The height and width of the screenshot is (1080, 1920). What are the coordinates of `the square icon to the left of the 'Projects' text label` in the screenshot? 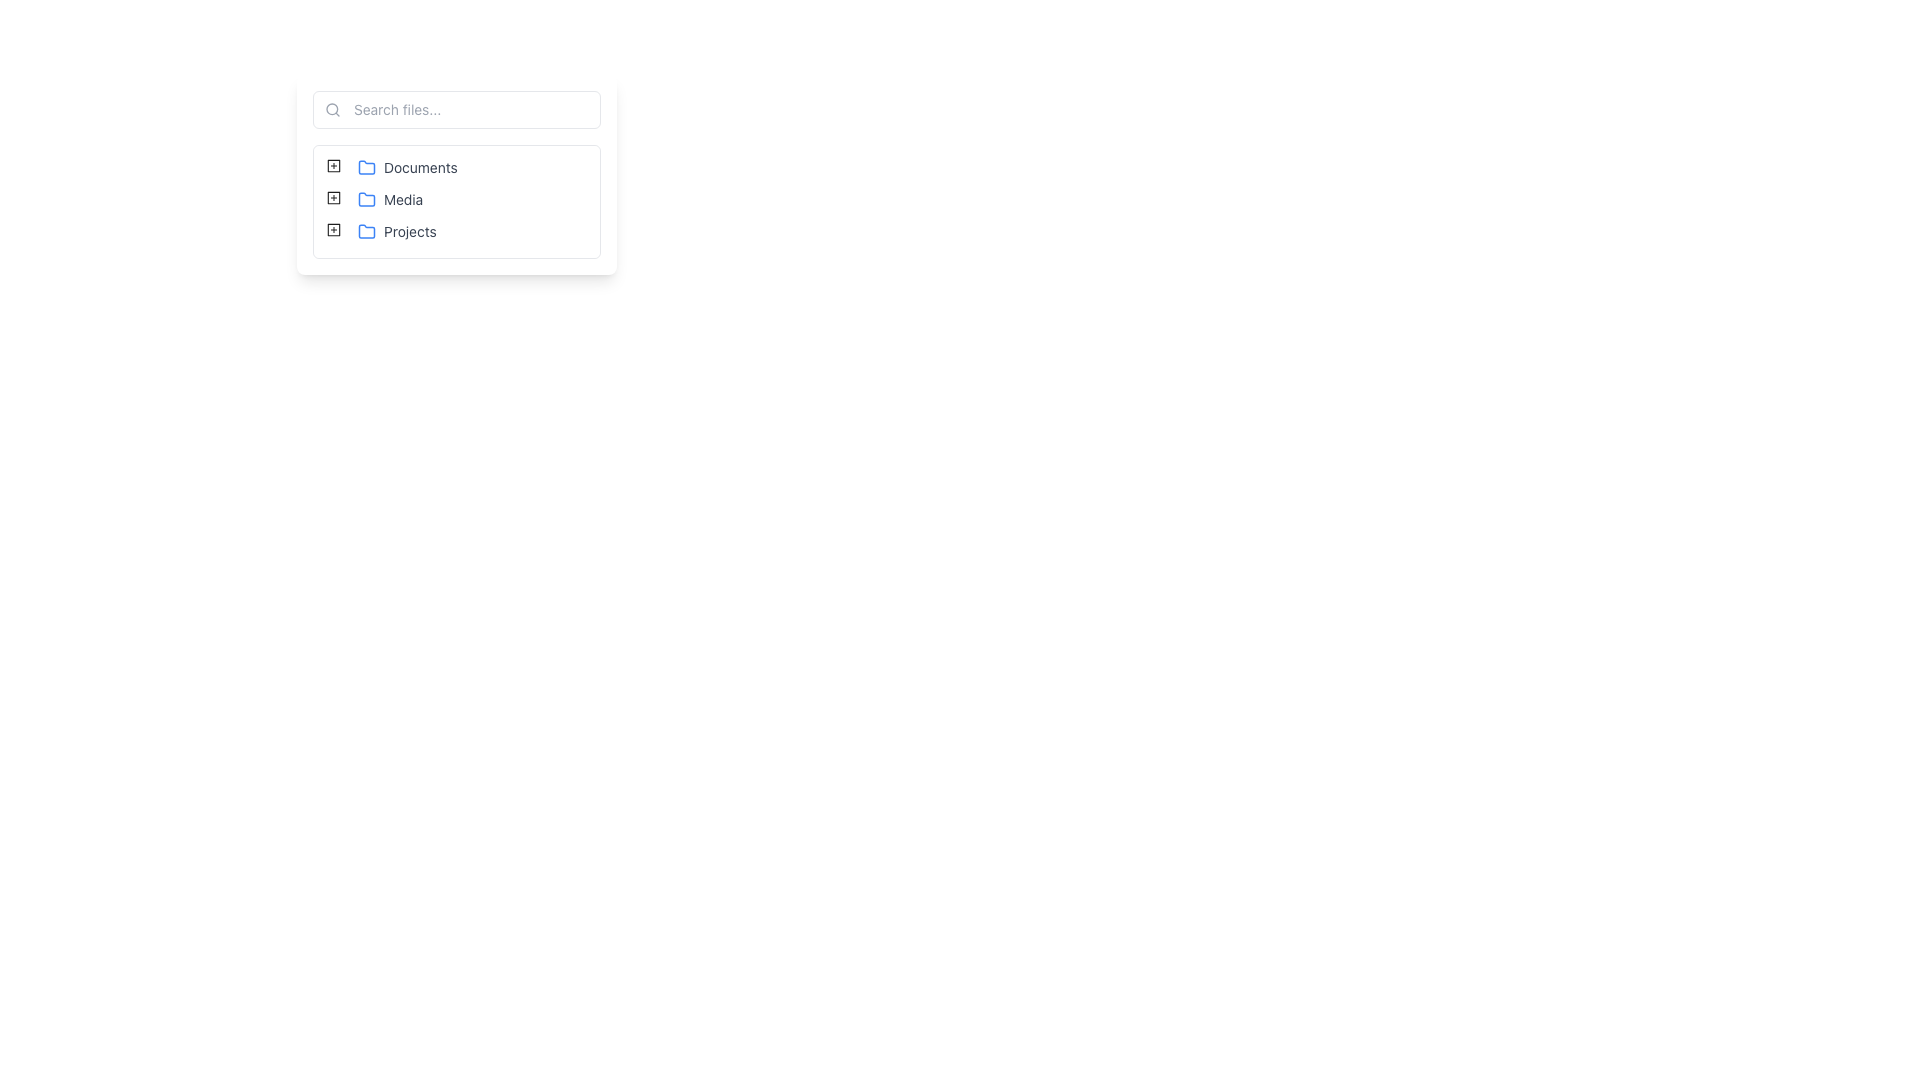 It's located at (334, 229).